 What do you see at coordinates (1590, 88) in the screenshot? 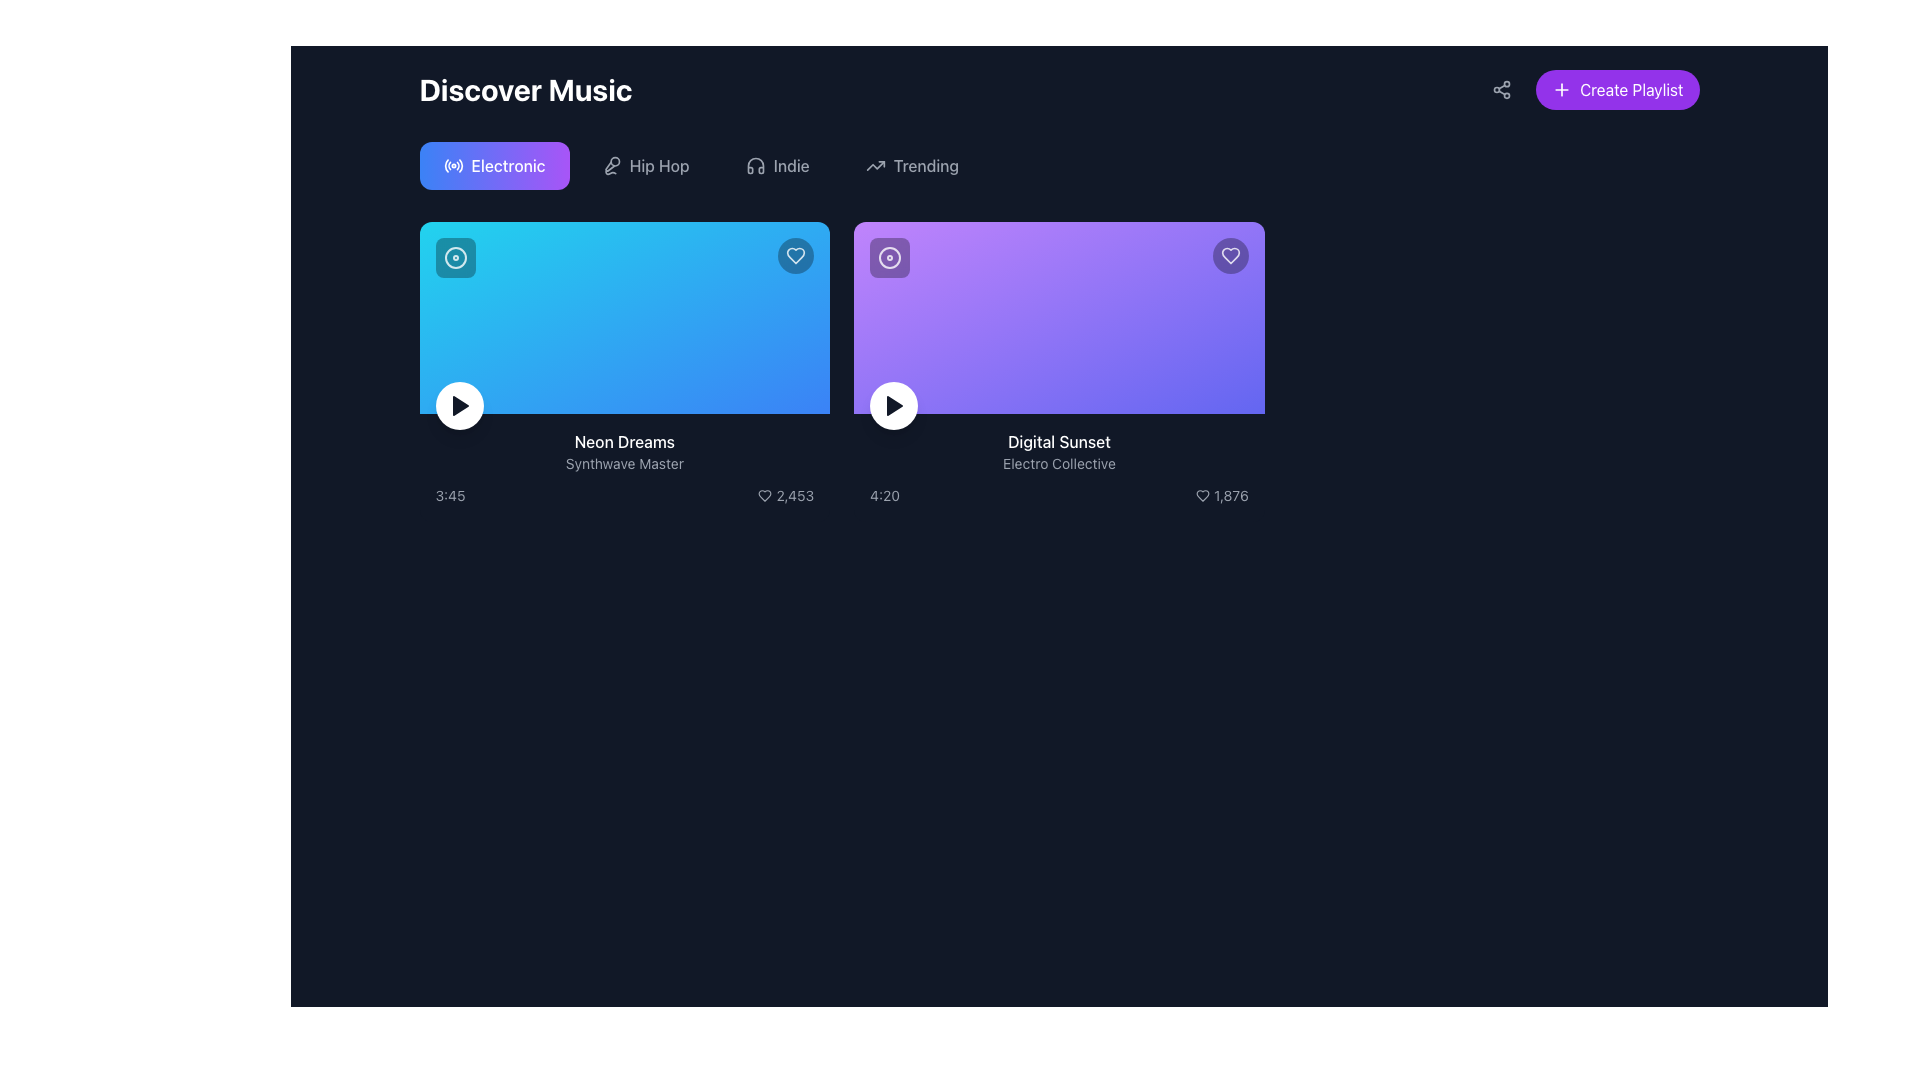
I see `the 'Create Playlist' button located at the top-right section of the interface with a purple background and white text` at bounding box center [1590, 88].